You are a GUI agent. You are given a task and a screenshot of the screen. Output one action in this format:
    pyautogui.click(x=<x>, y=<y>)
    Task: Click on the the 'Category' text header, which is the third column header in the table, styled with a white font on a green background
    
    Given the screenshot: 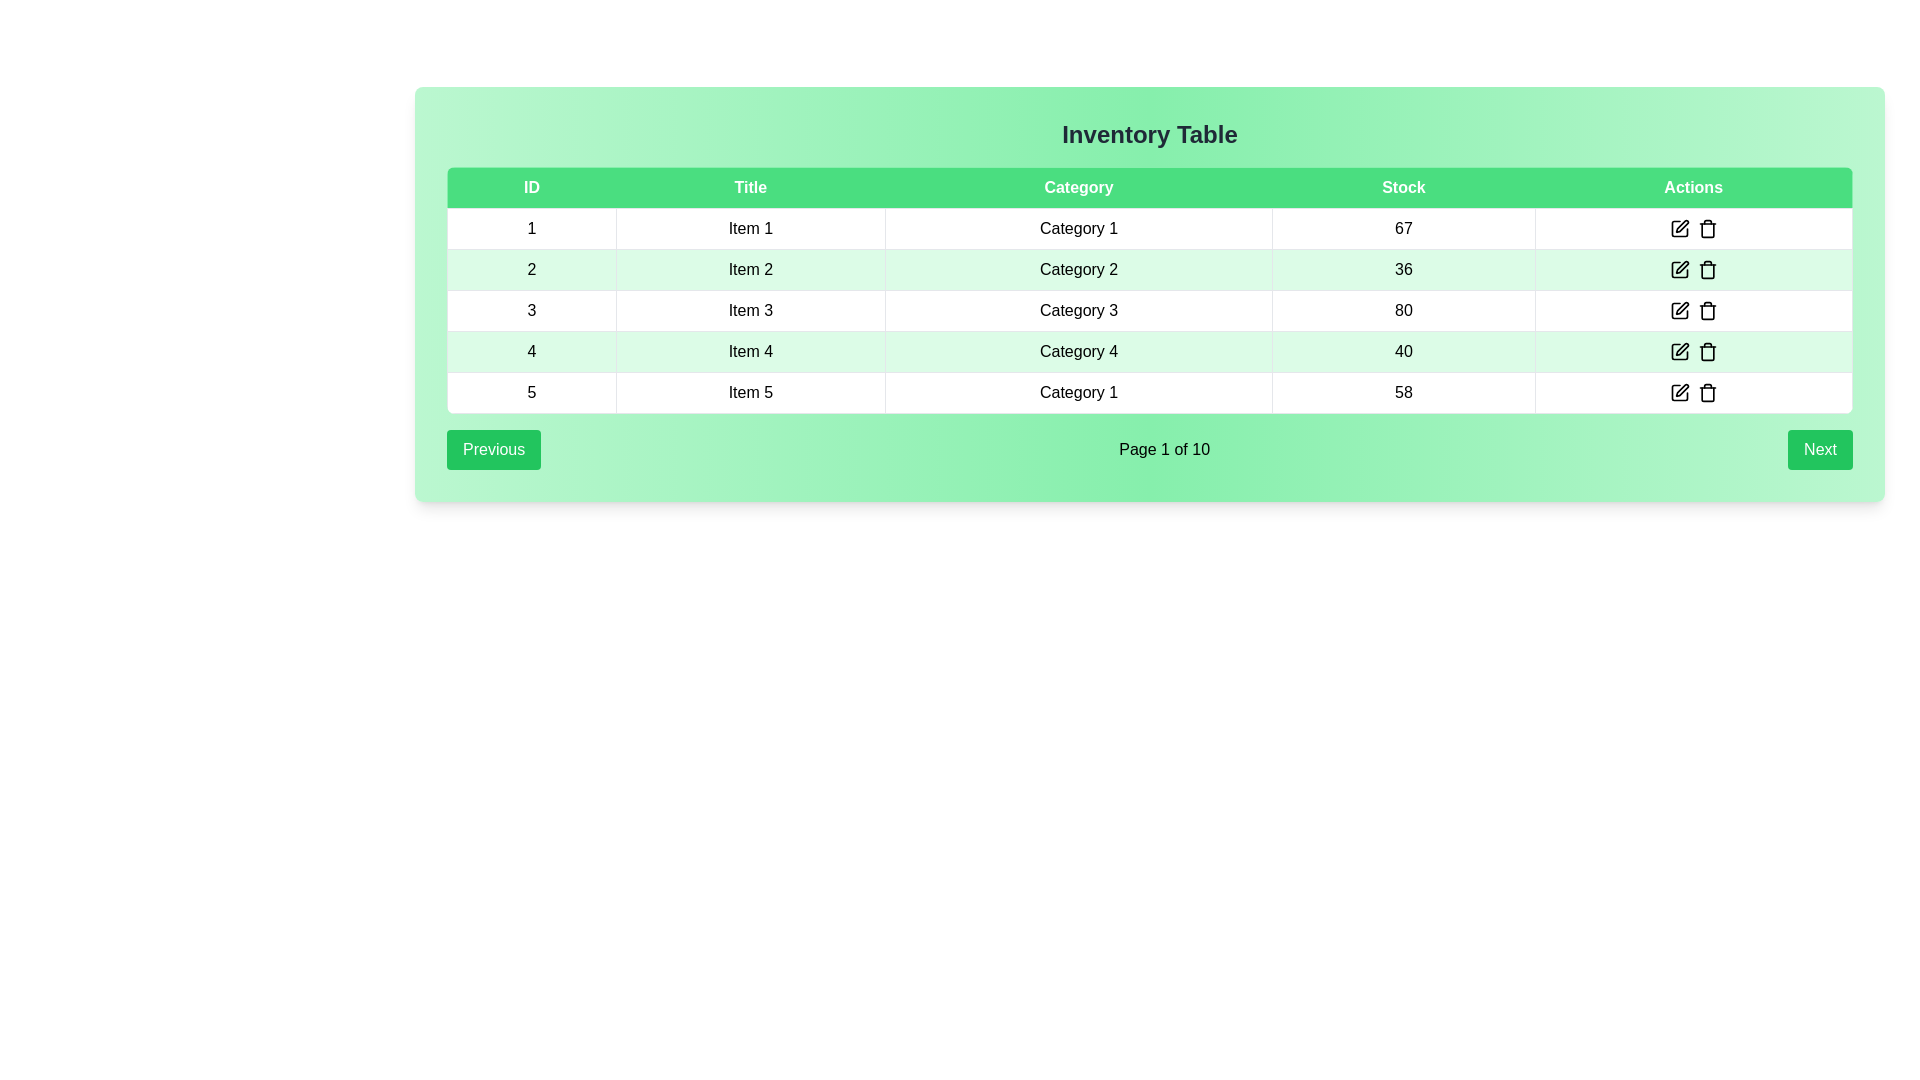 What is the action you would take?
    pyautogui.click(x=1078, y=188)
    